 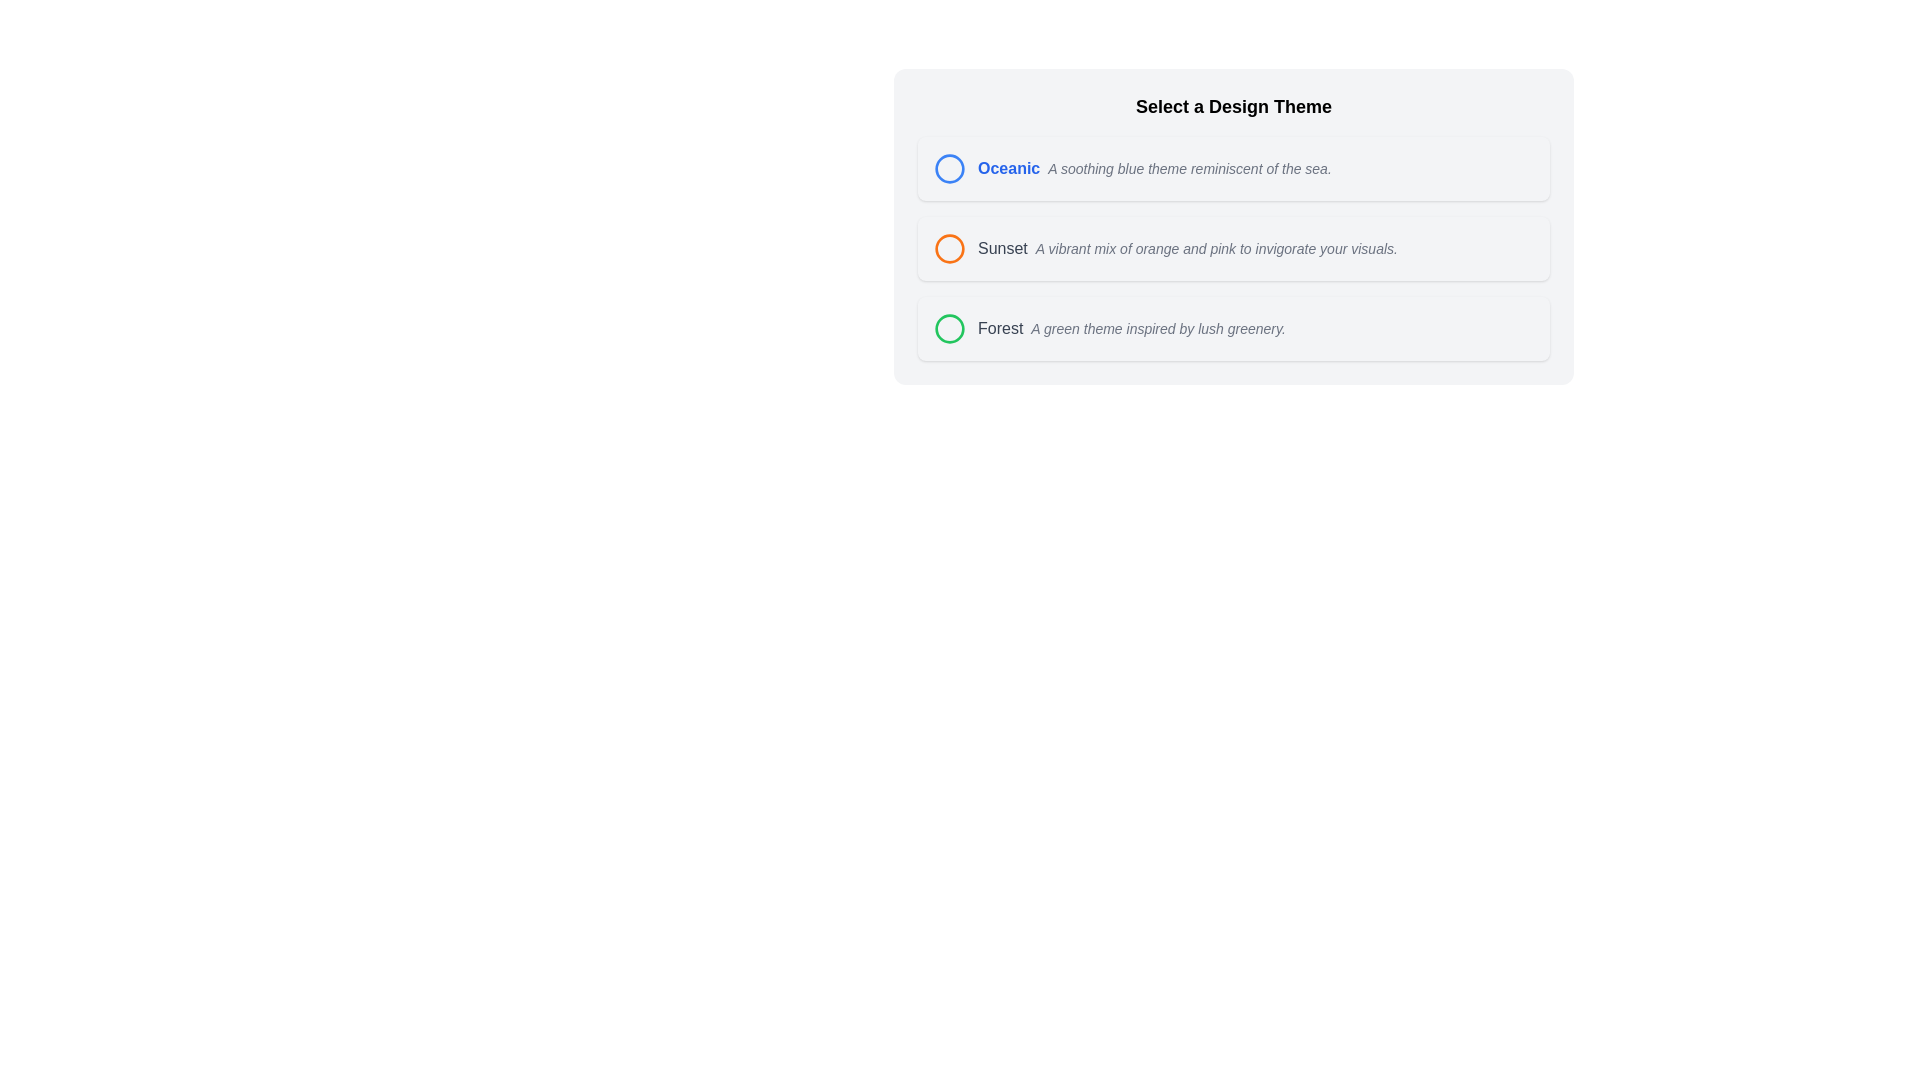 What do you see at coordinates (1232, 327) in the screenshot?
I see `the selectable option labeled 'Forest' in the design theme list to choose this theme` at bounding box center [1232, 327].